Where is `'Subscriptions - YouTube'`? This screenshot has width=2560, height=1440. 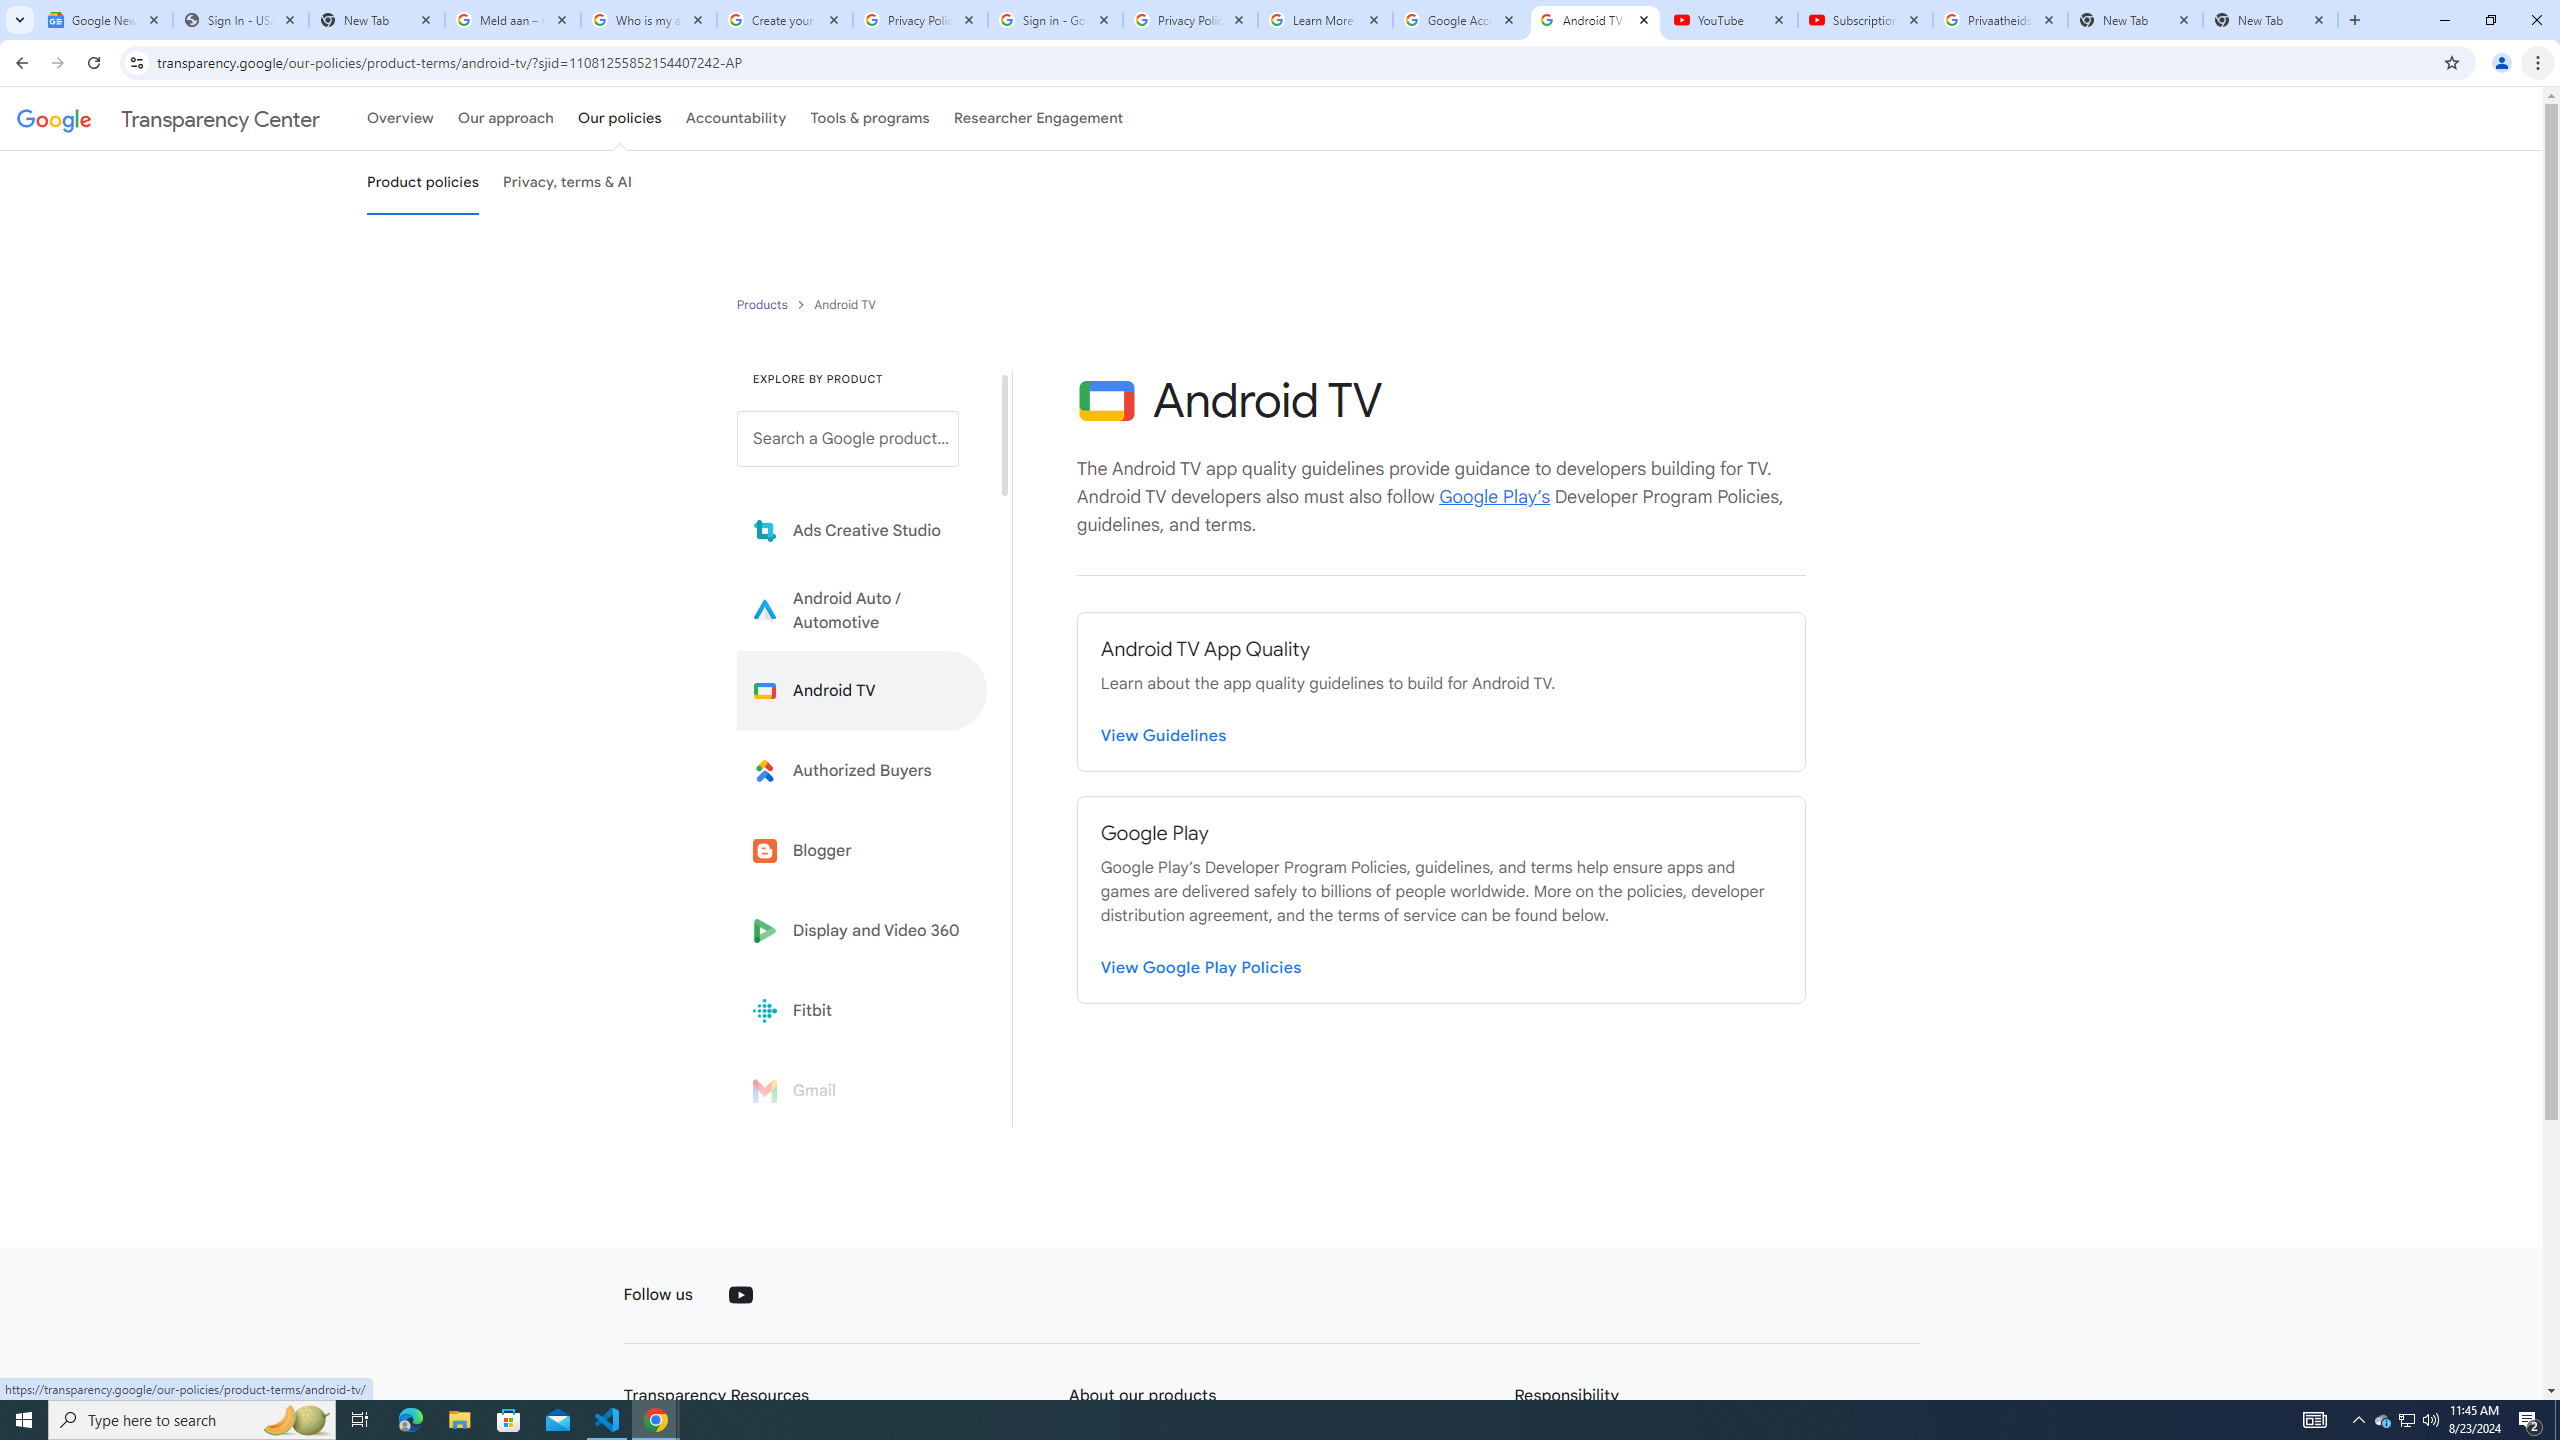 'Subscriptions - YouTube' is located at coordinates (1866, 19).